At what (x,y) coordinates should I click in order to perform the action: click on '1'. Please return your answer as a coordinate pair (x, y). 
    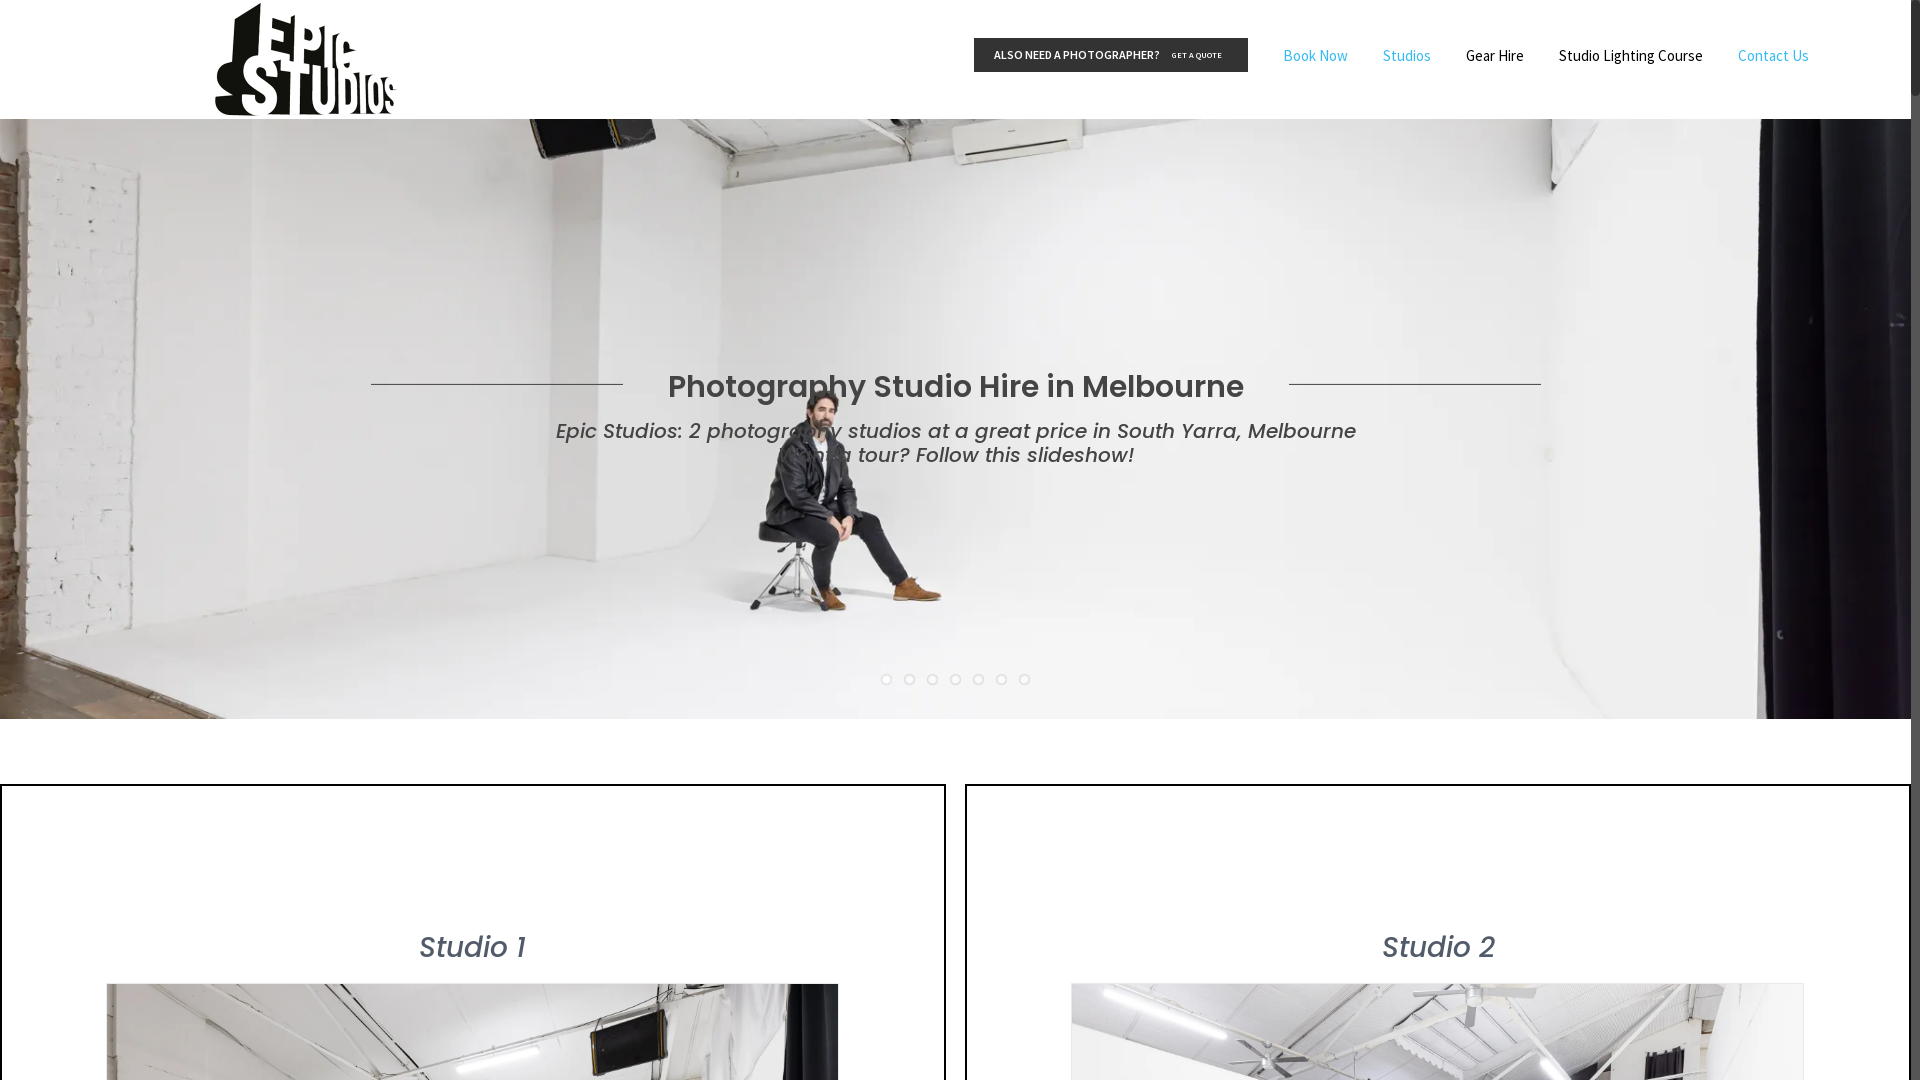
    Looking at the image, I should click on (880, 678).